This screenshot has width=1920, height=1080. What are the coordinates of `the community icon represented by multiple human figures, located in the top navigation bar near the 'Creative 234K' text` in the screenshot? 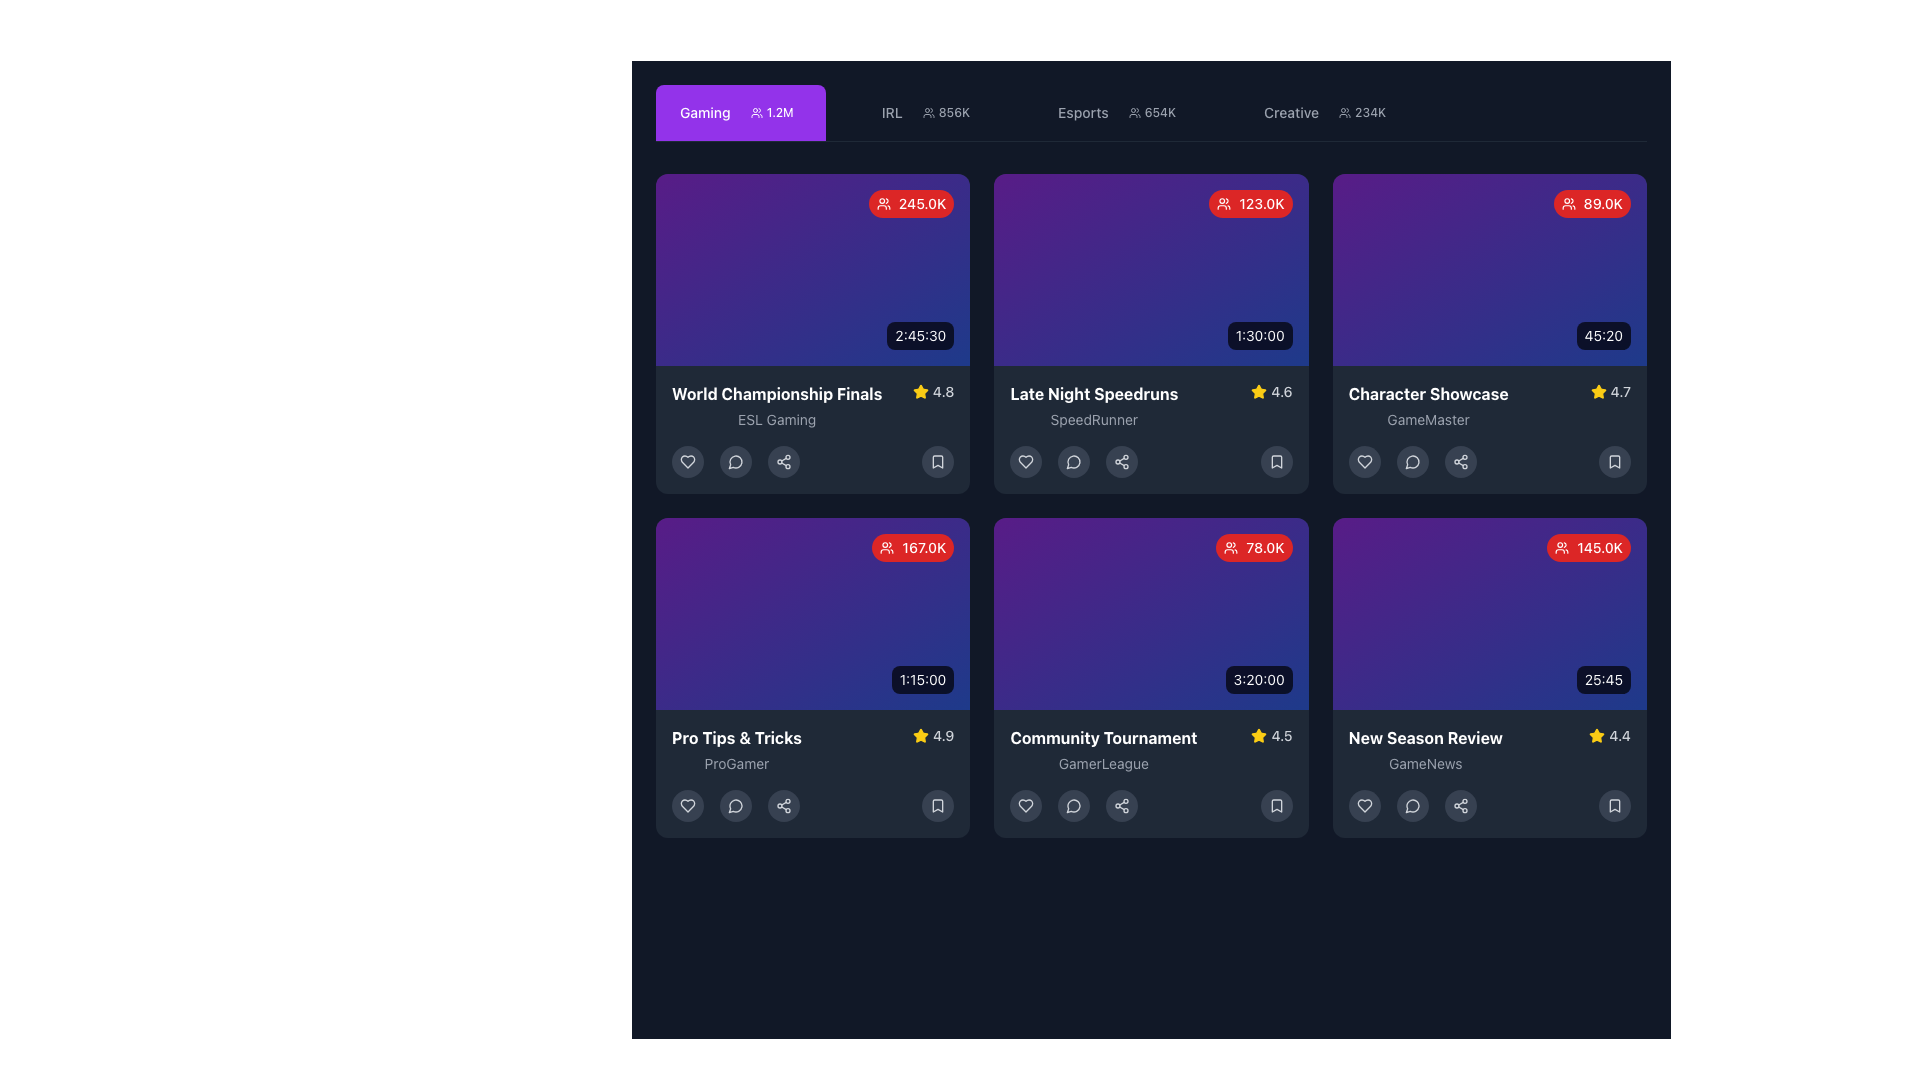 It's located at (1345, 112).